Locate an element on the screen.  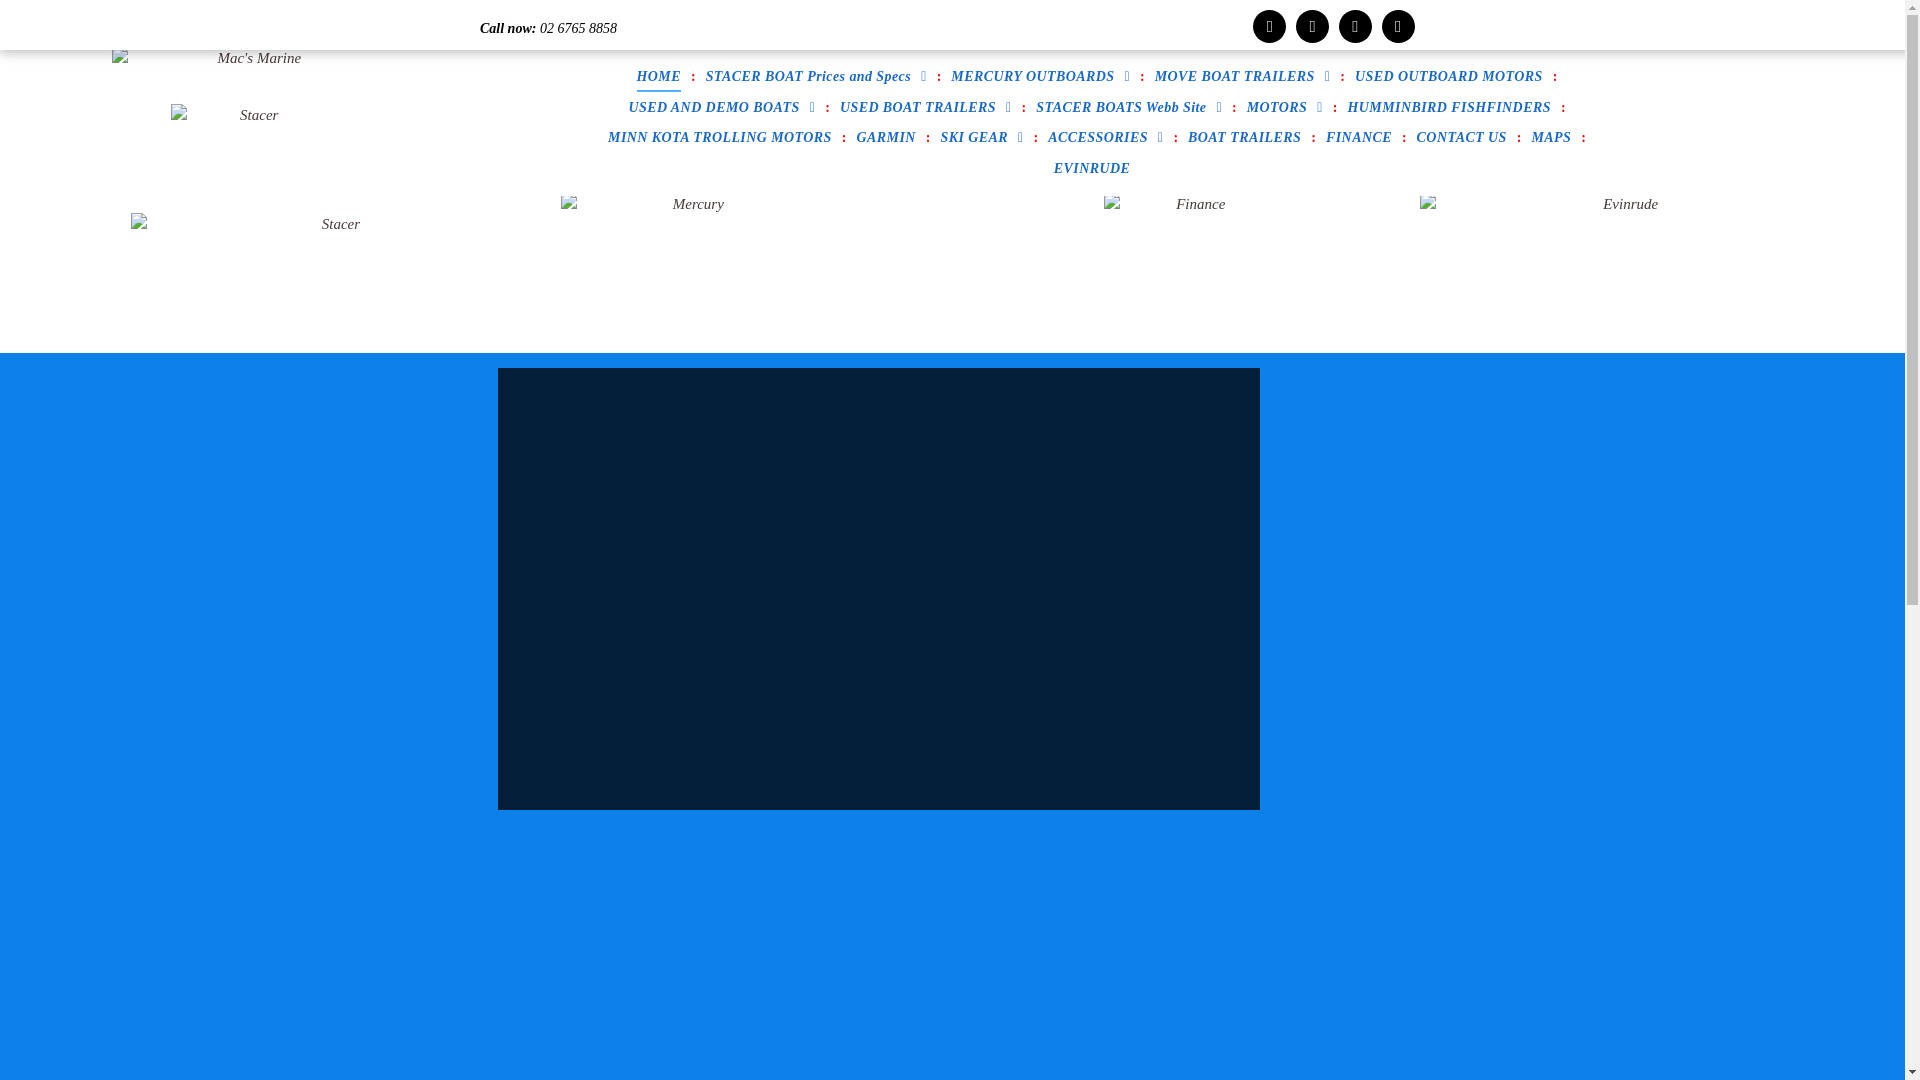
'STACER BOAT Prices and Specs' is located at coordinates (816, 76).